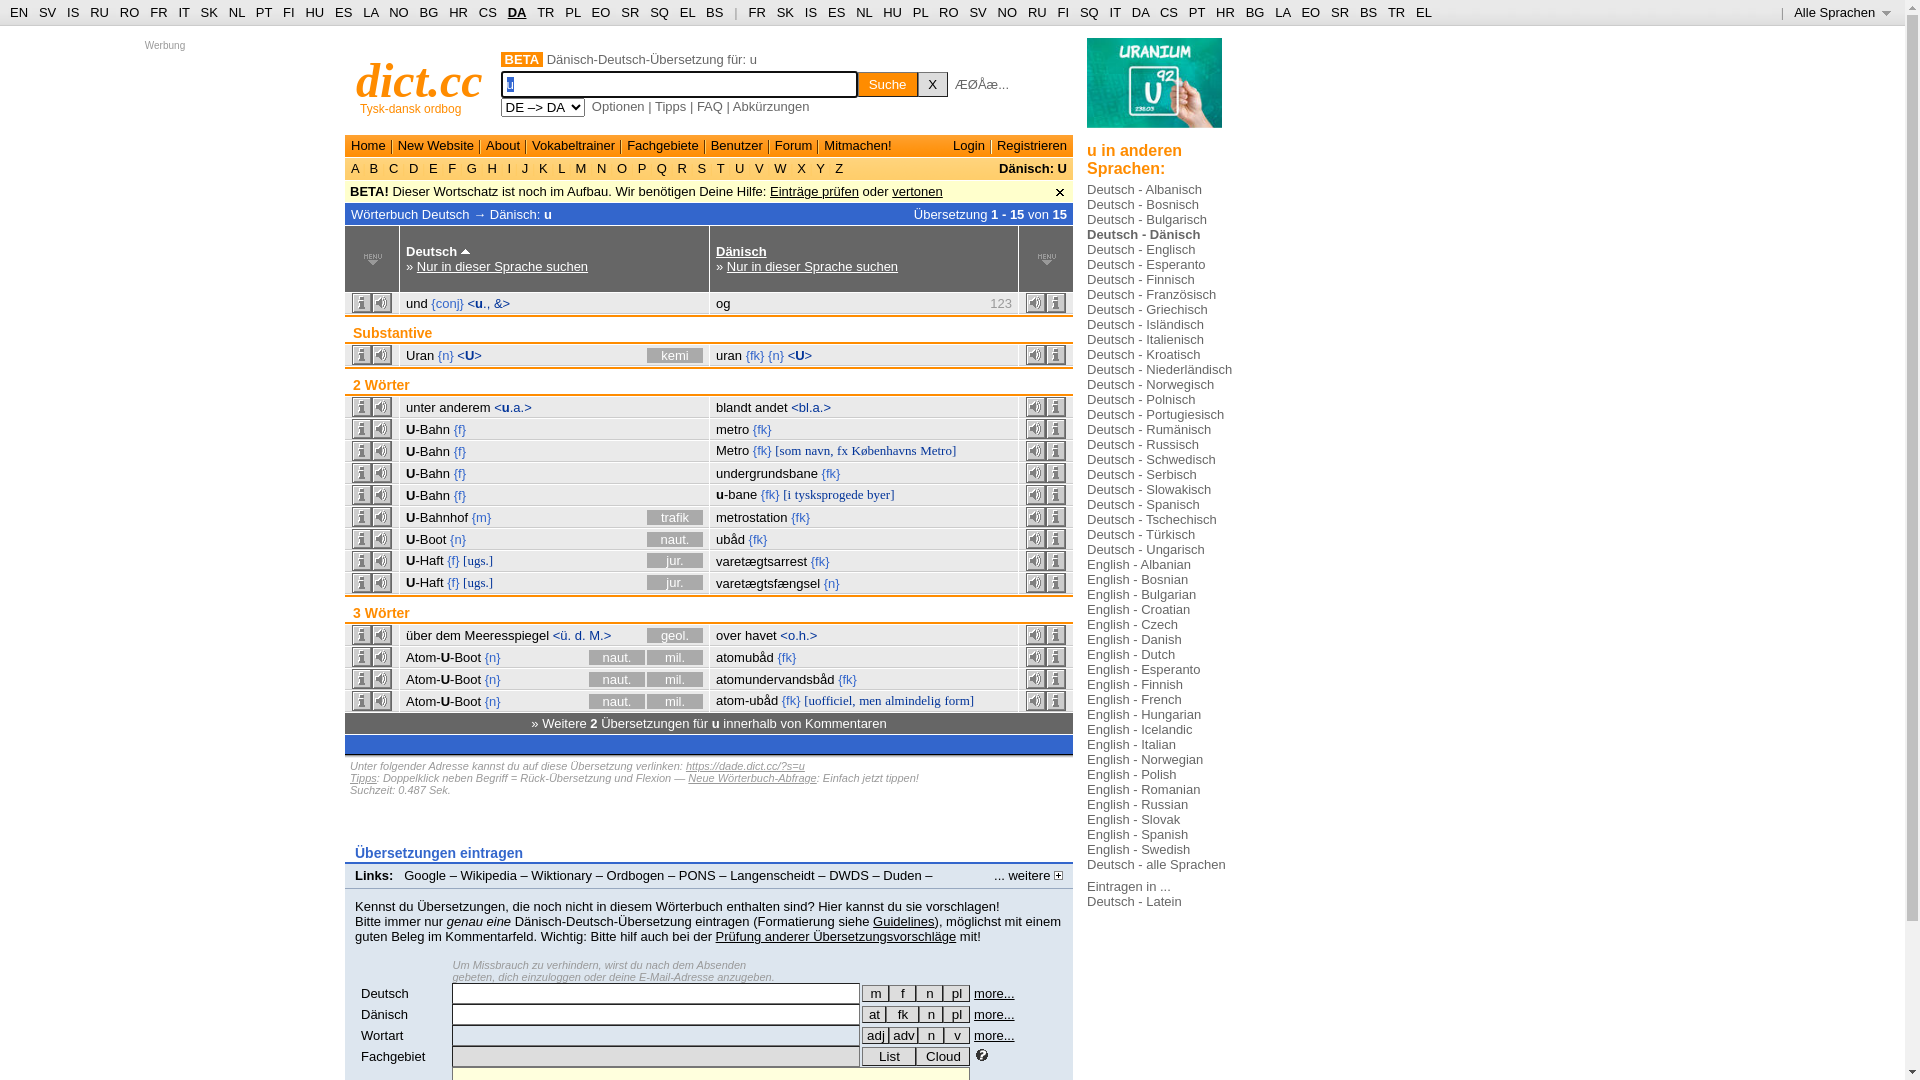 This screenshot has height=1080, width=1920. Describe the element at coordinates (720, 167) in the screenshot. I see `'T'` at that location.